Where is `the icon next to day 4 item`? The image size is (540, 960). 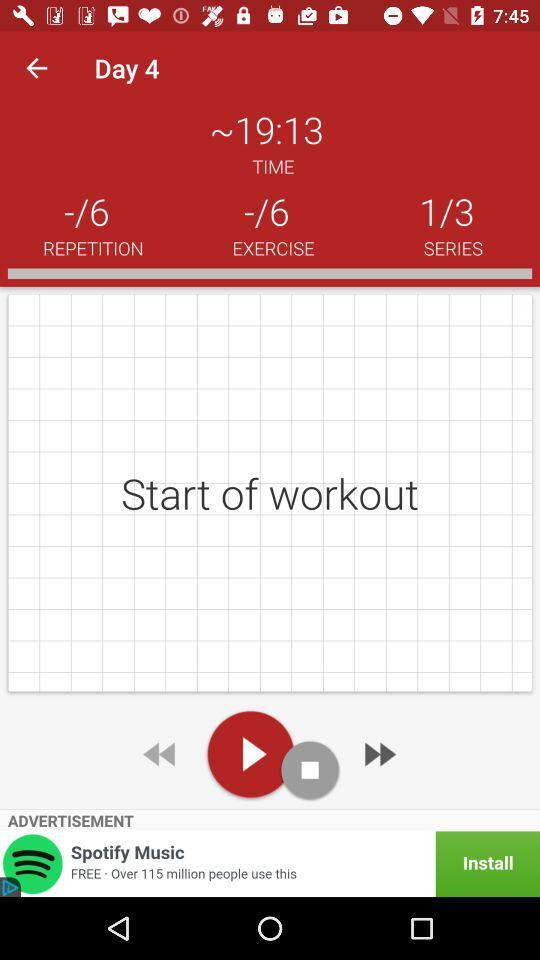
the icon next to day 4 item is located at coordinates (36, 68).